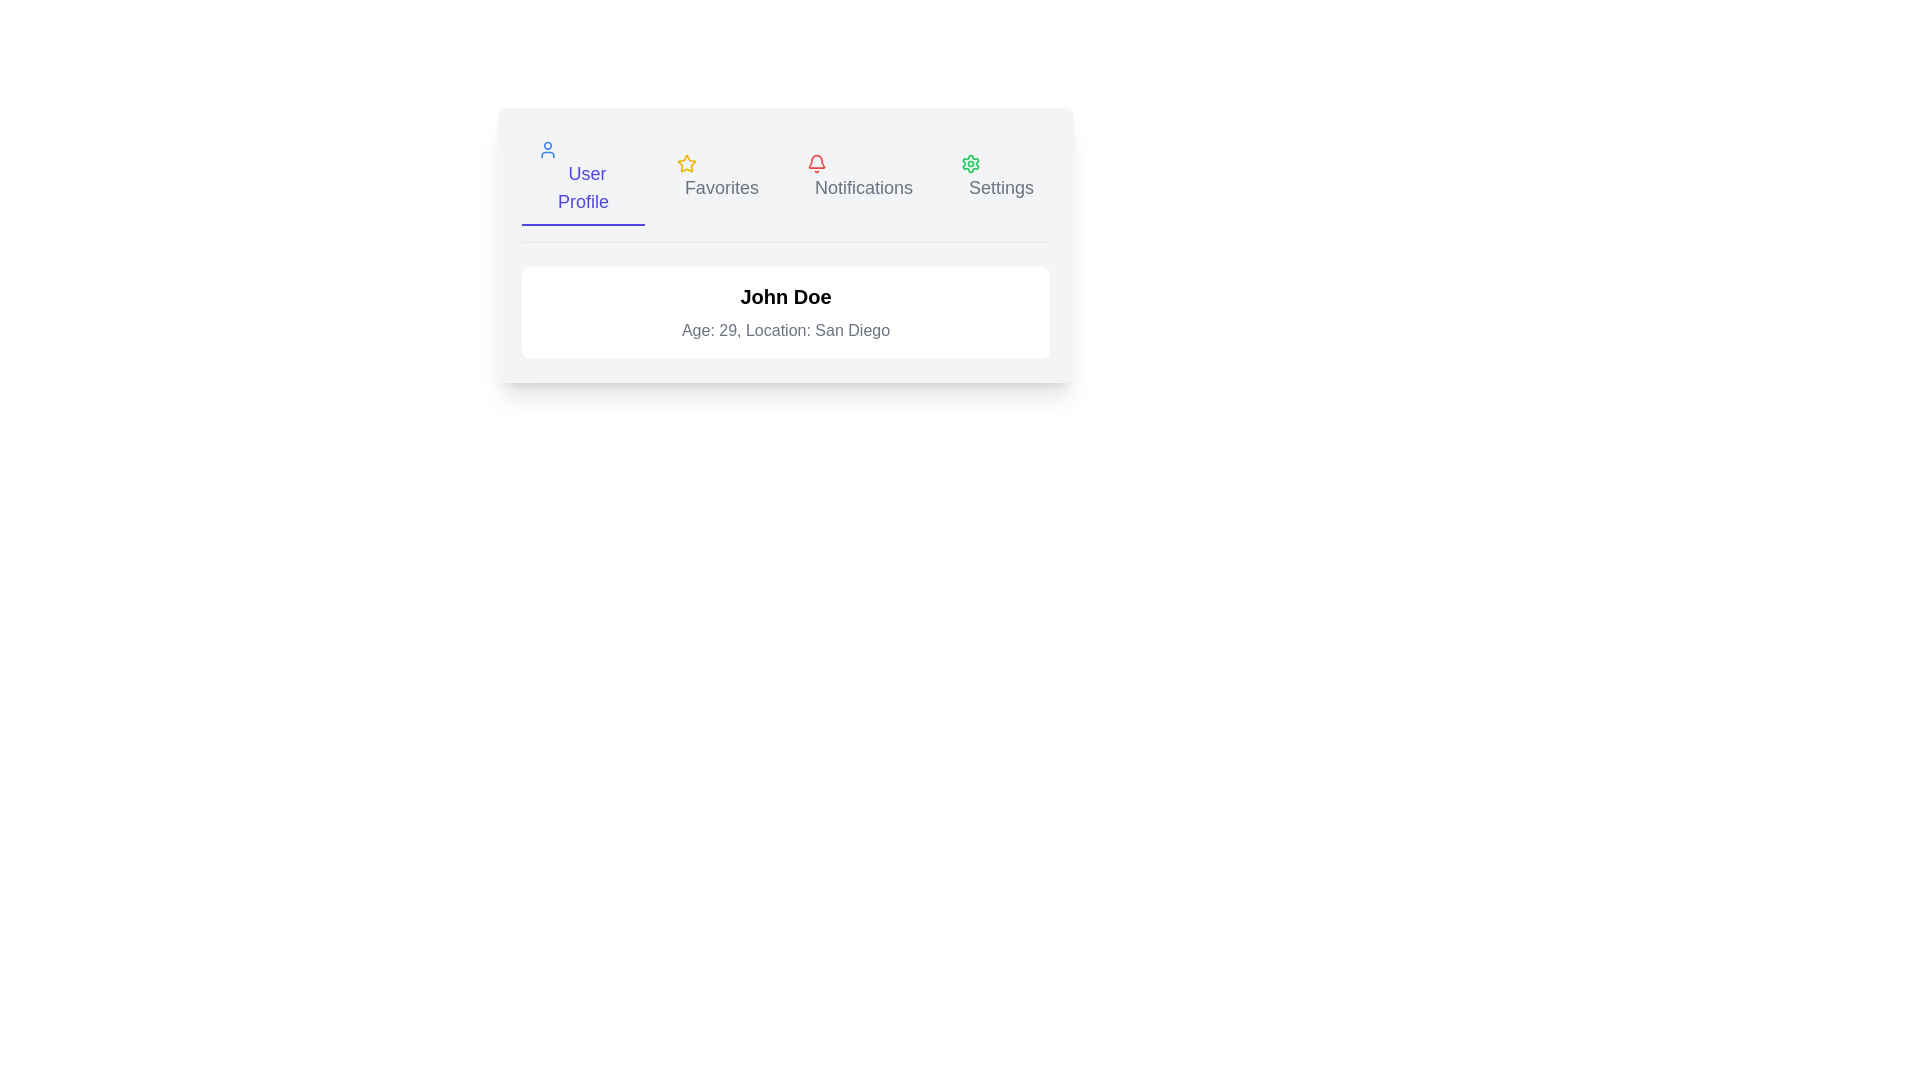  Describe the element at coordinates (816, 163) in the screenshot. I see `the red bell icon located in the header navigation panel, situated between the 'Favorites' icon and the 'Settings' icon` at that location.